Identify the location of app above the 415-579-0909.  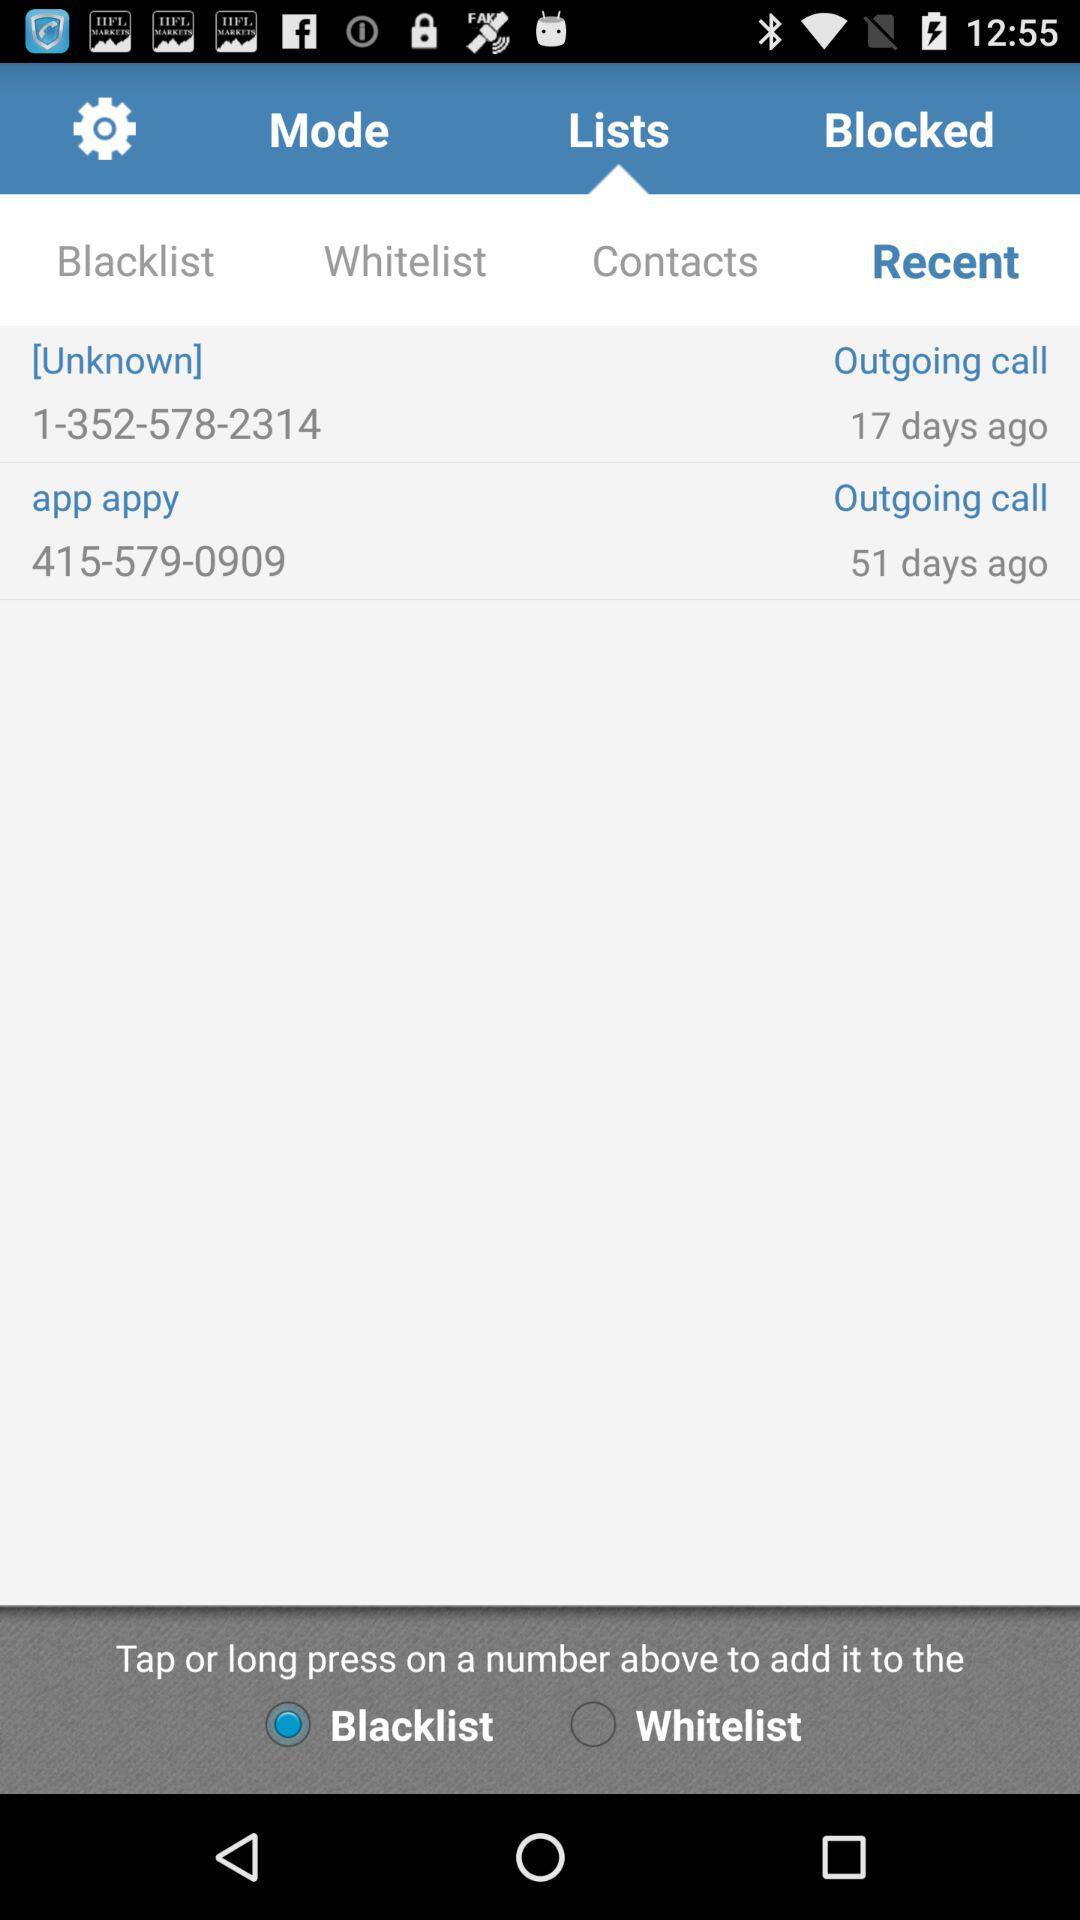
(285, 496).